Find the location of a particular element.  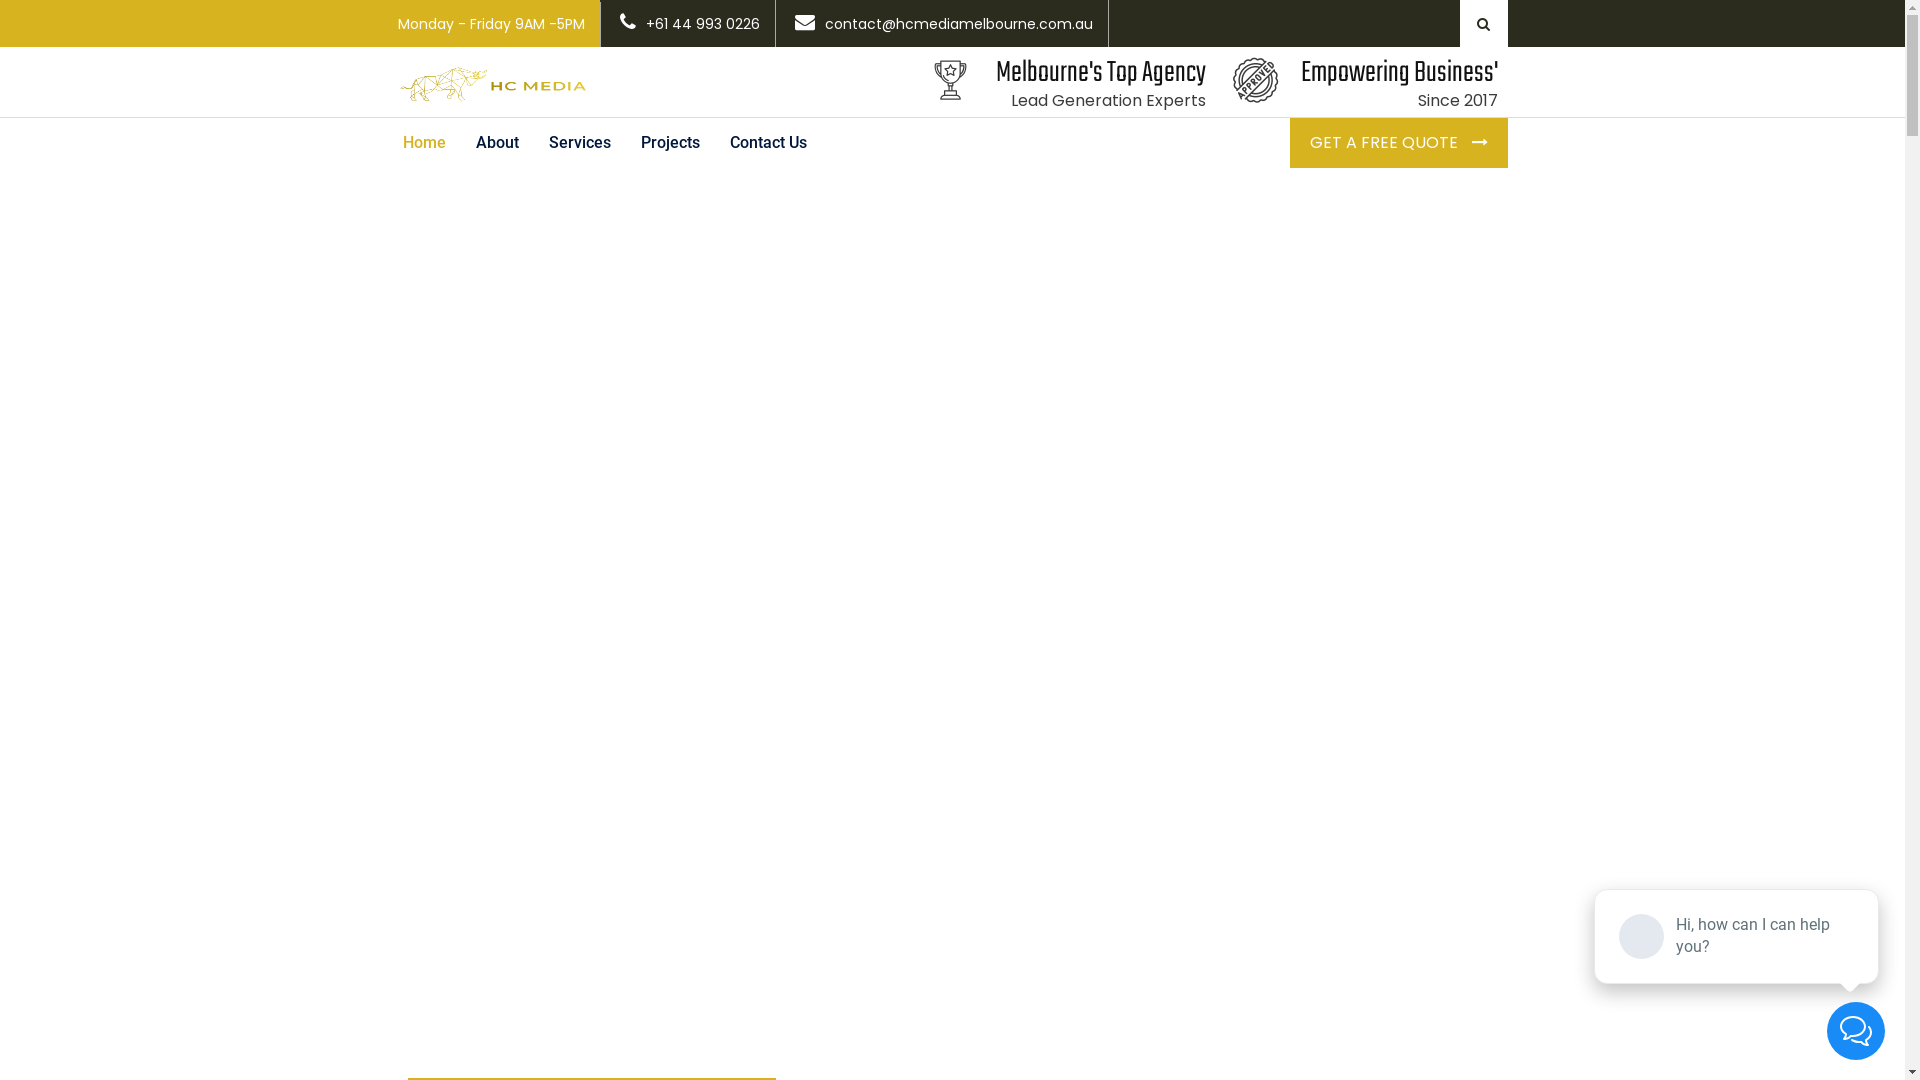

'Services' is located at coordinates (579, 141).